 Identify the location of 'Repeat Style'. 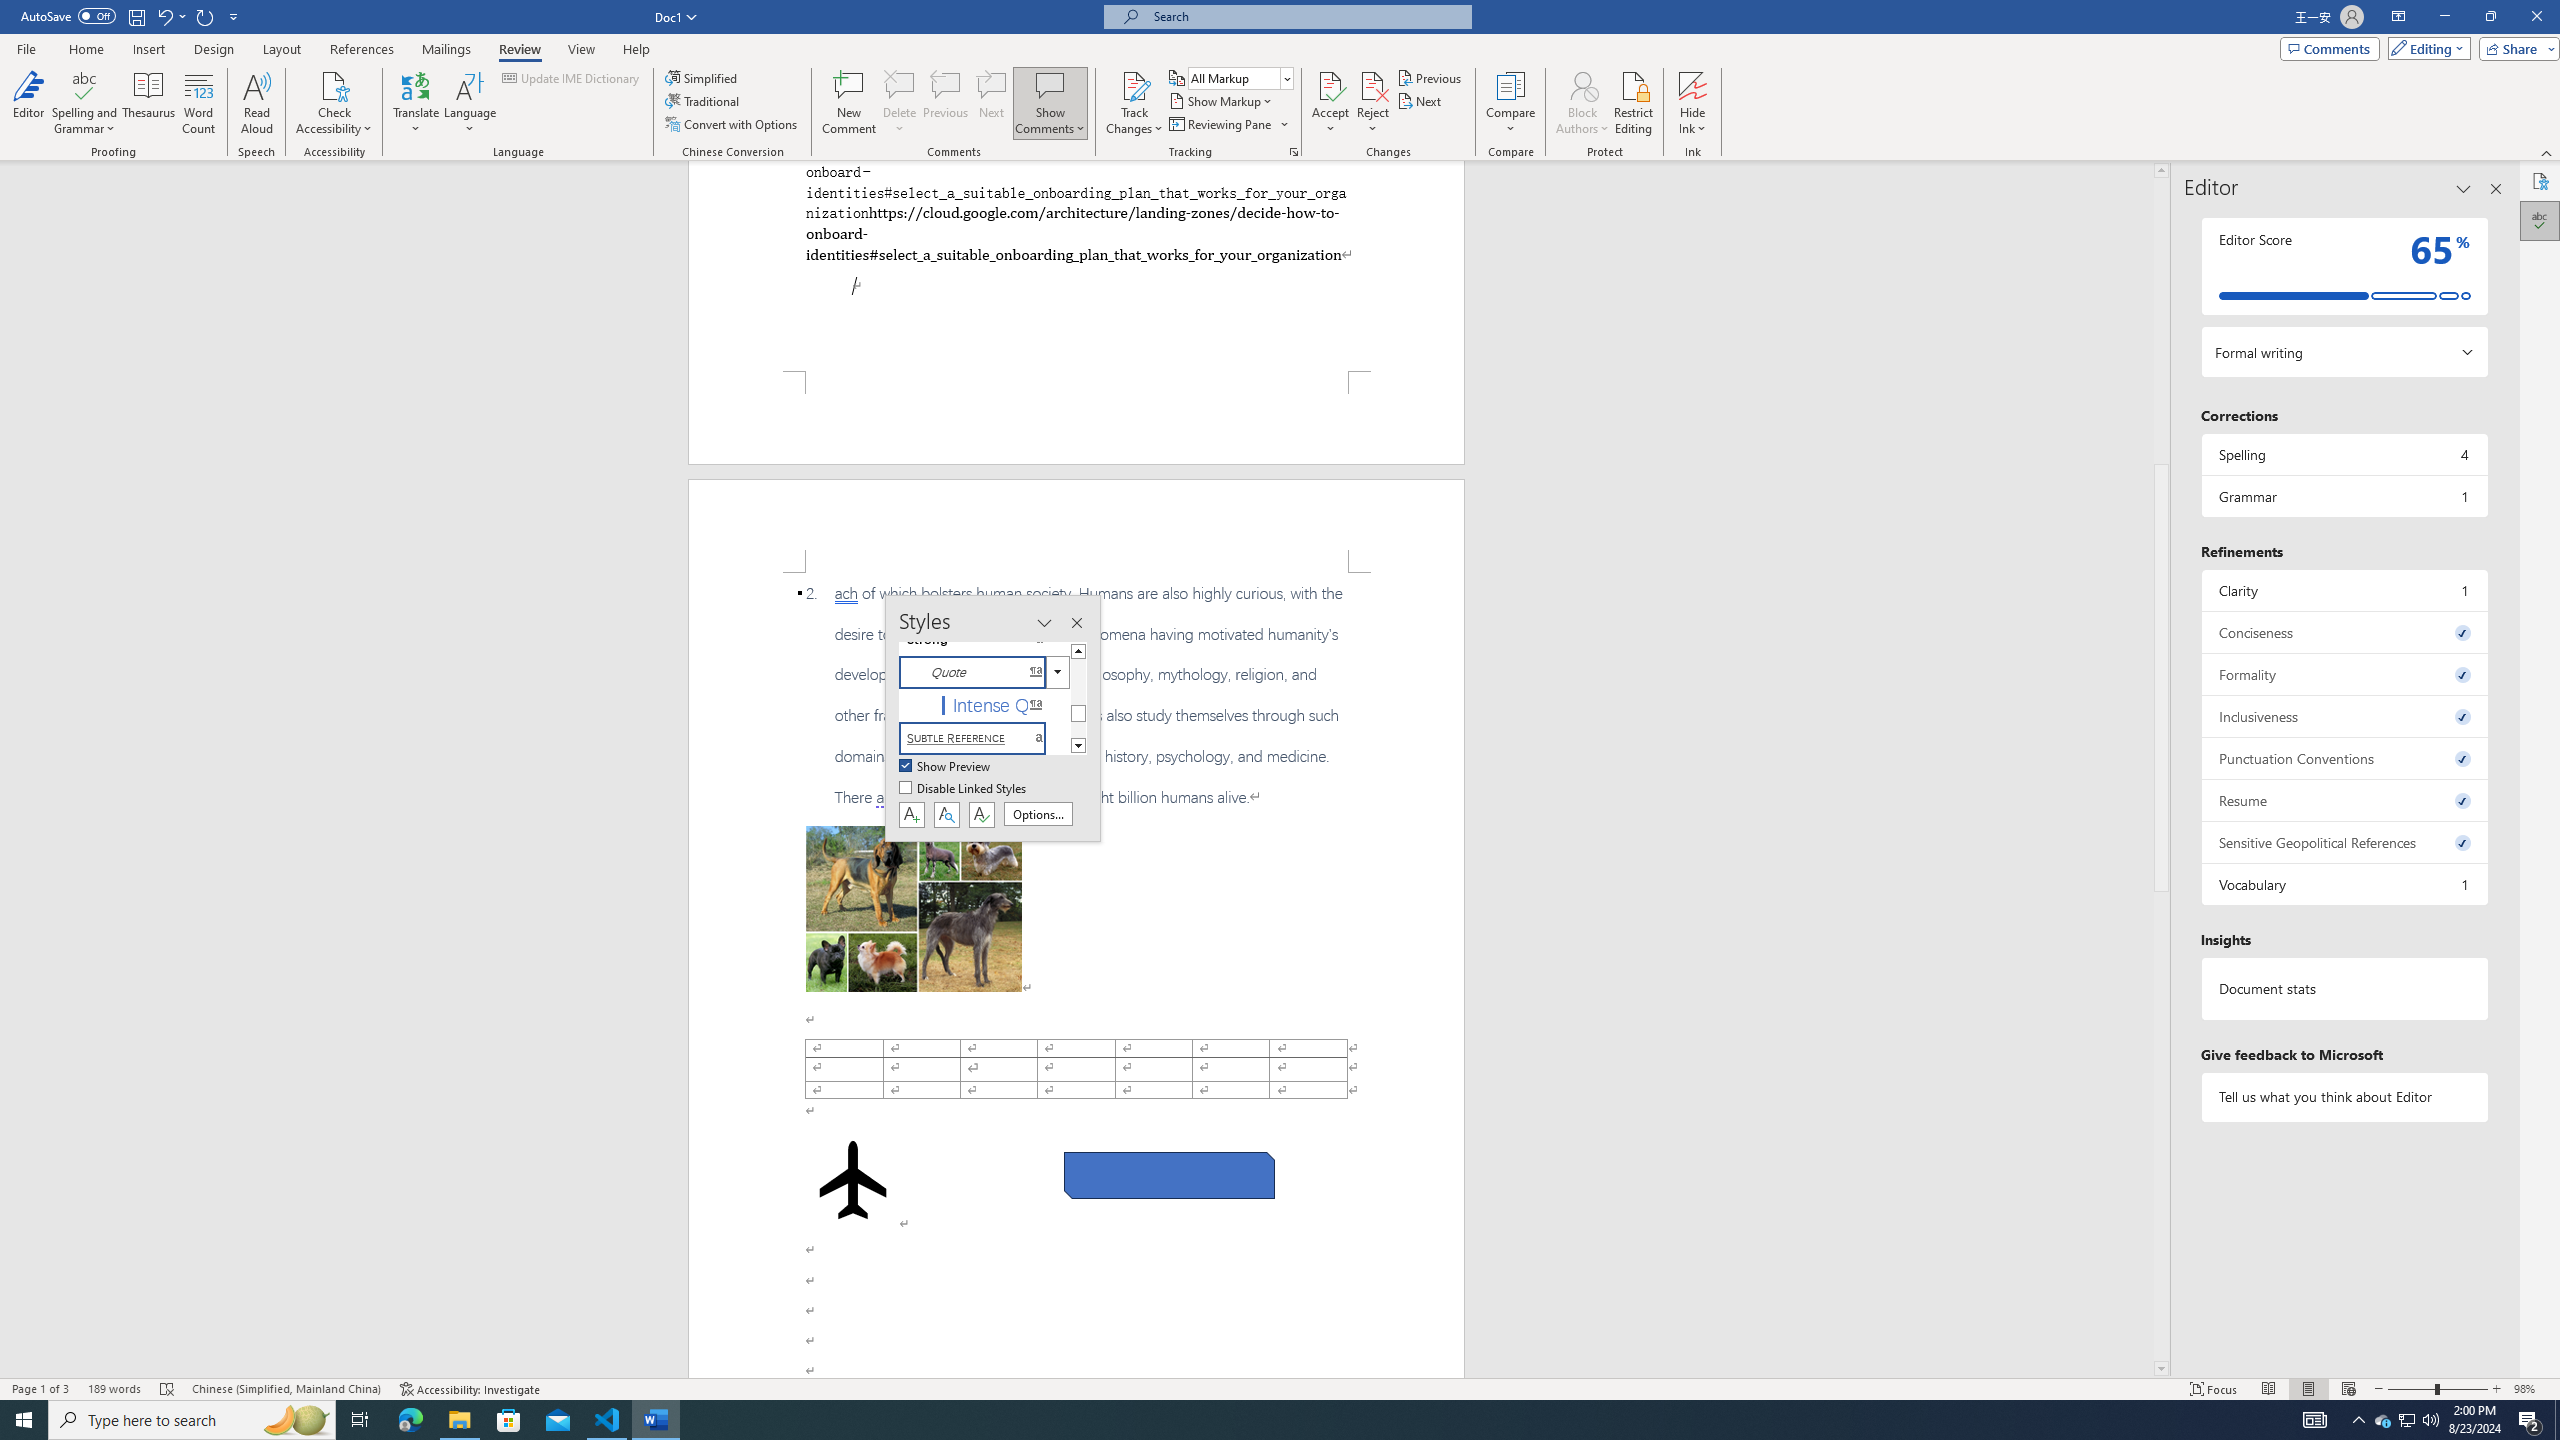
(205, 15).